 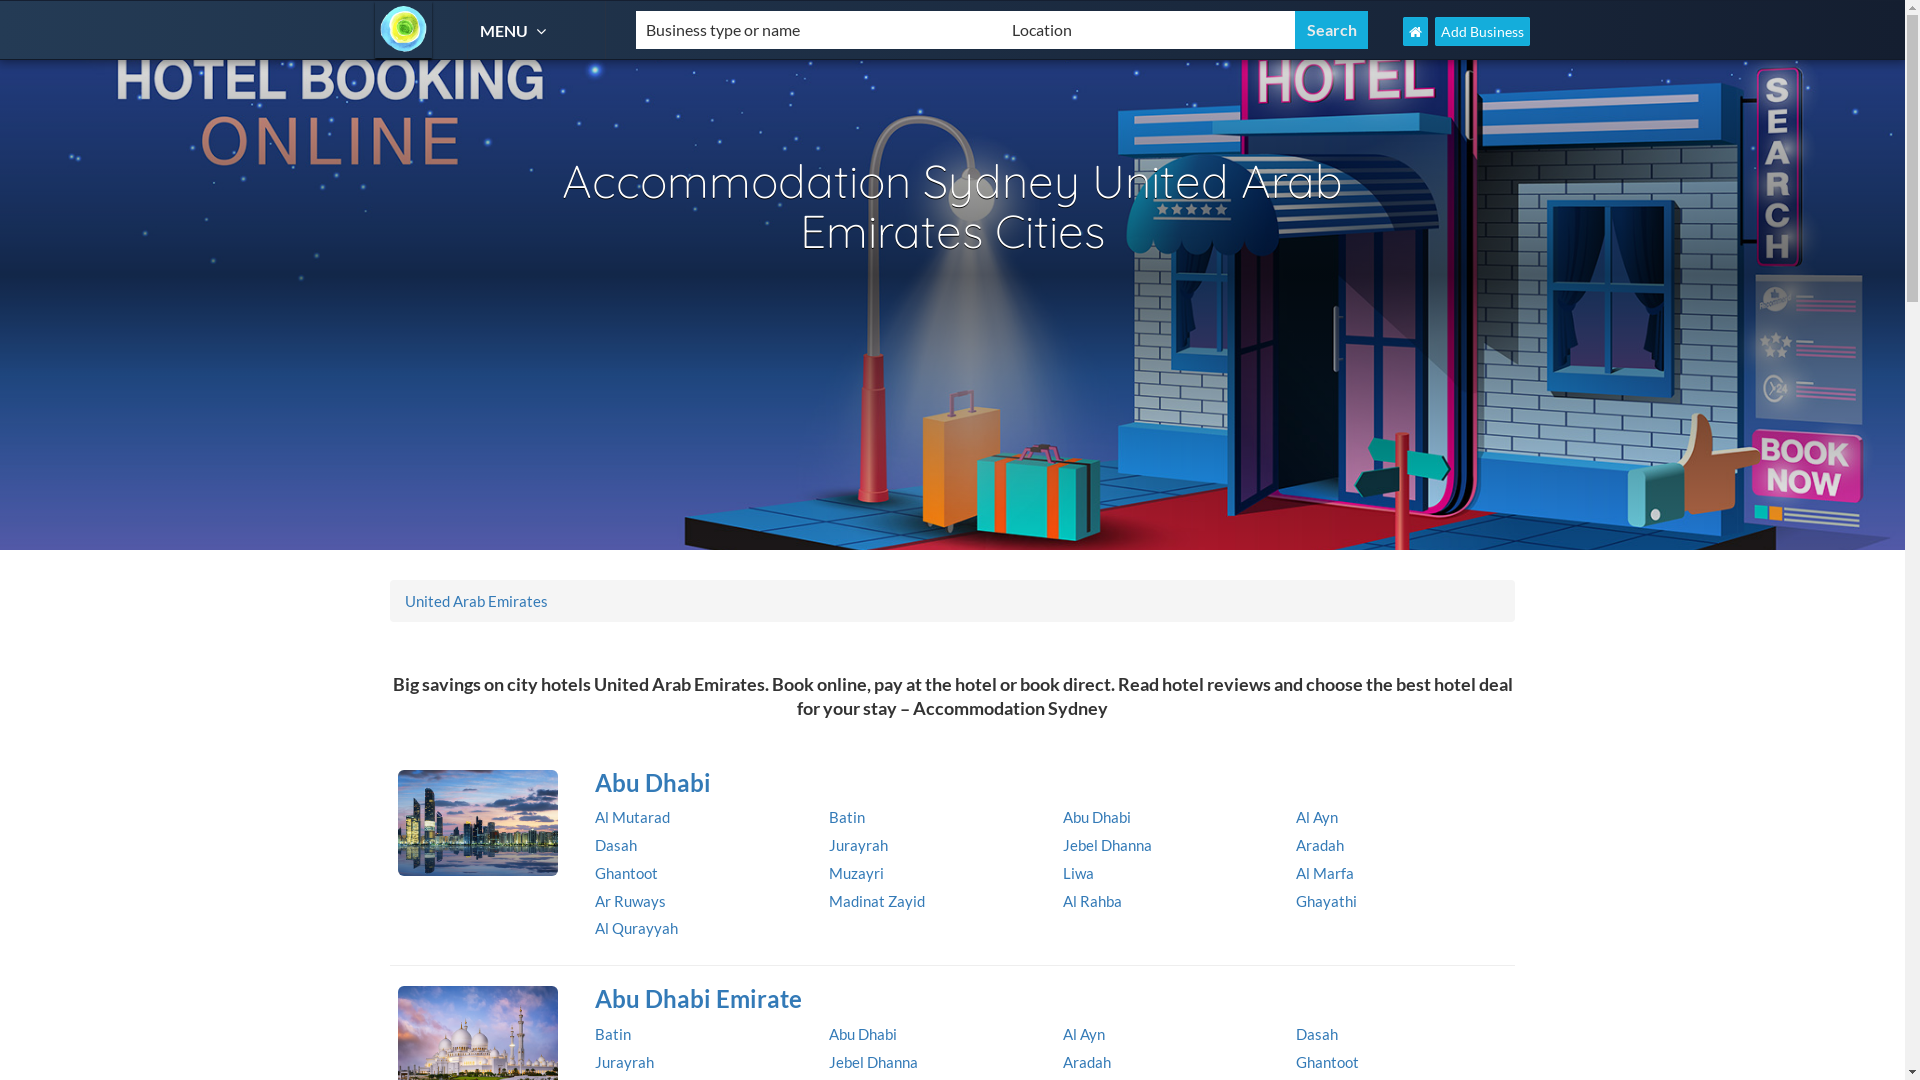 What do you see at coordinates (1331, 30) in the screenshot?
I see `'Search'` at bounding box center [1331, 30].